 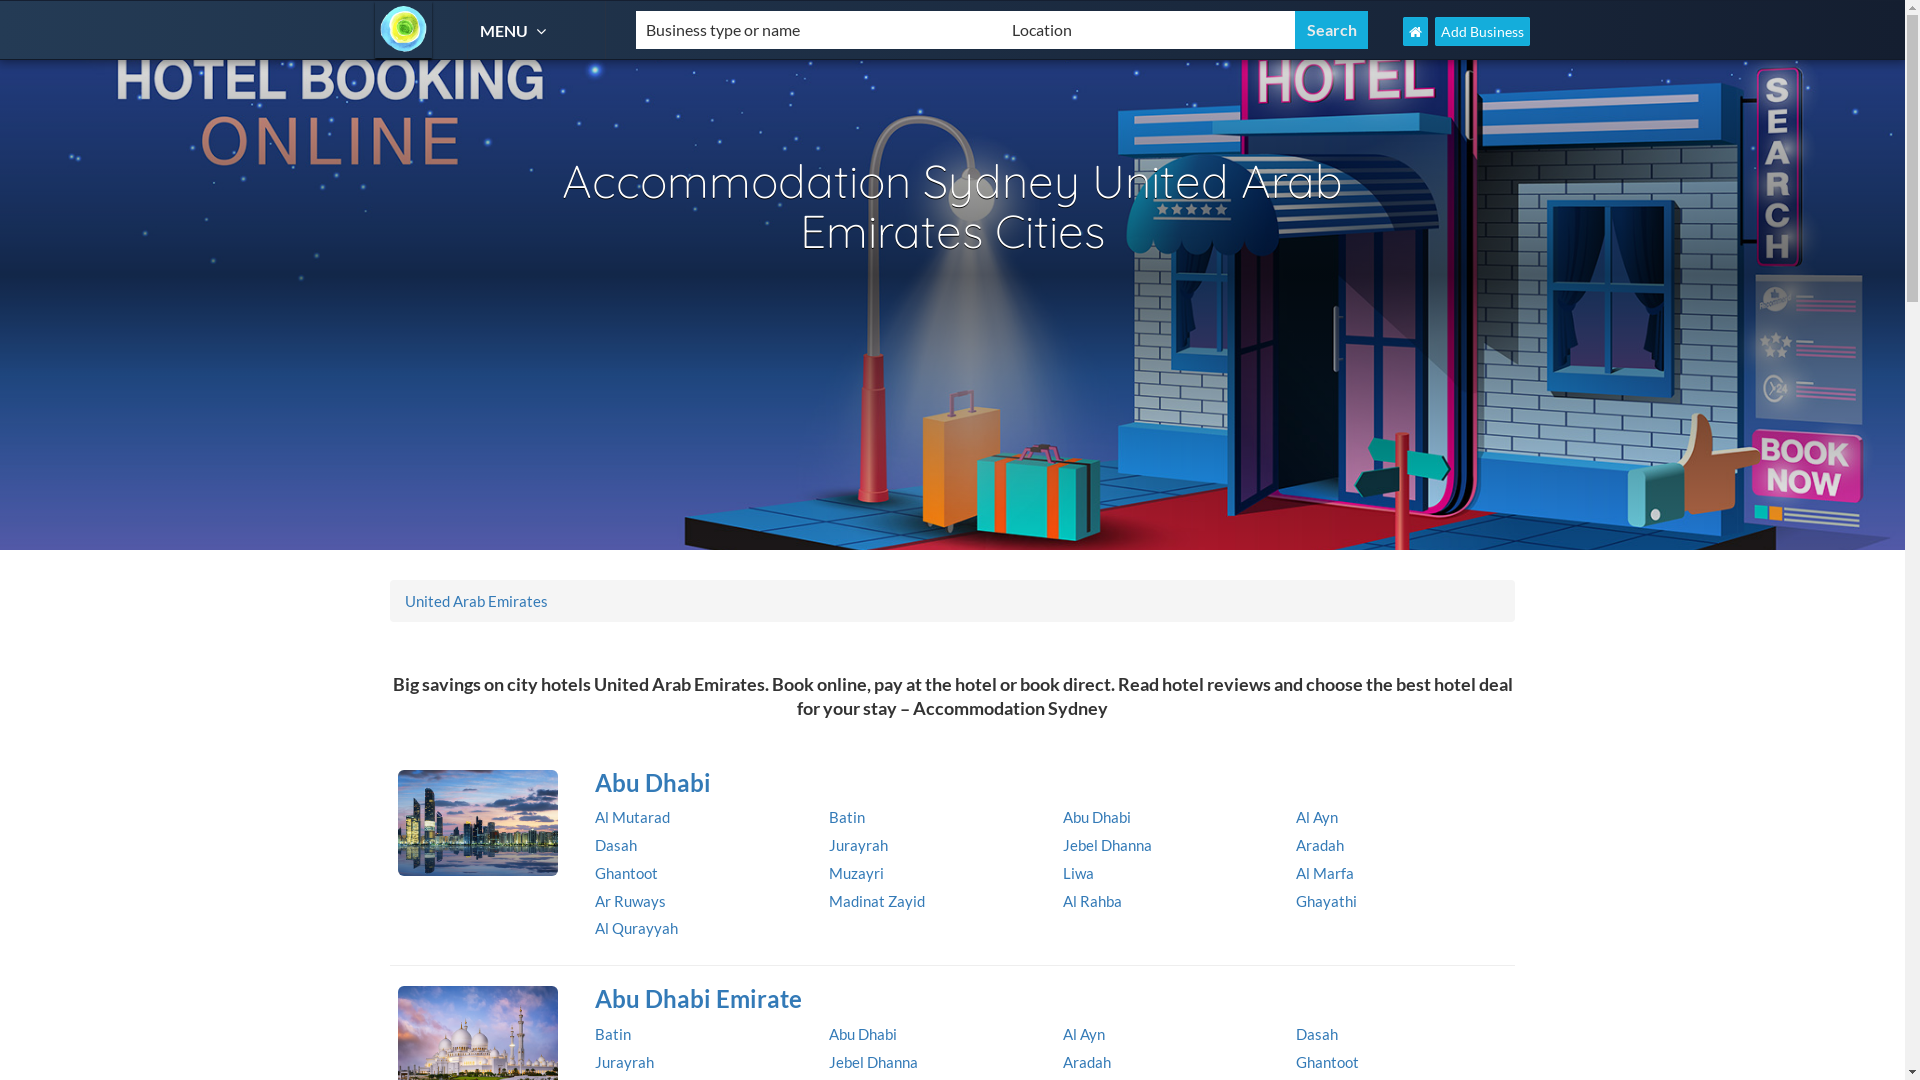 What do you see at coordinates (1331, 30) in the screenshot?
I see `'Search'` at bounding box center [1331, 30].